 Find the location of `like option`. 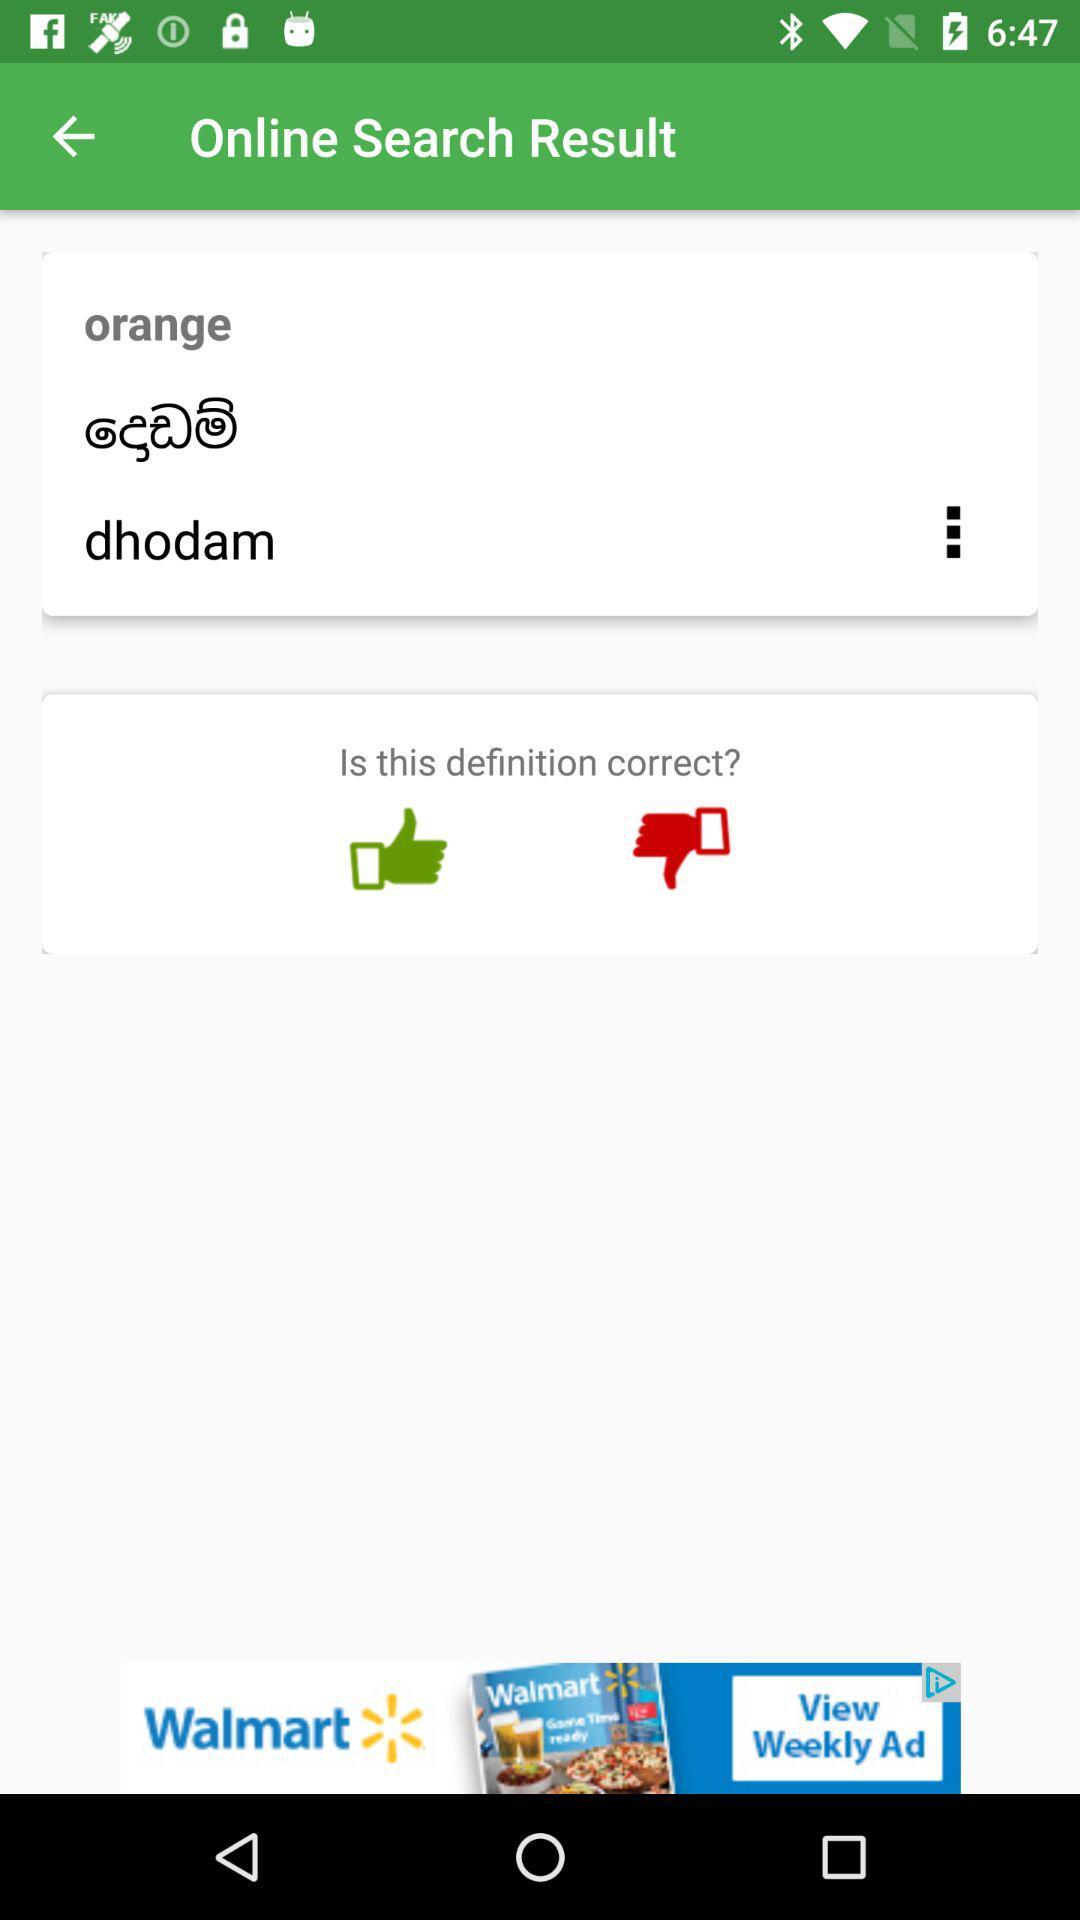

like option is located at coordinates (398, 849).